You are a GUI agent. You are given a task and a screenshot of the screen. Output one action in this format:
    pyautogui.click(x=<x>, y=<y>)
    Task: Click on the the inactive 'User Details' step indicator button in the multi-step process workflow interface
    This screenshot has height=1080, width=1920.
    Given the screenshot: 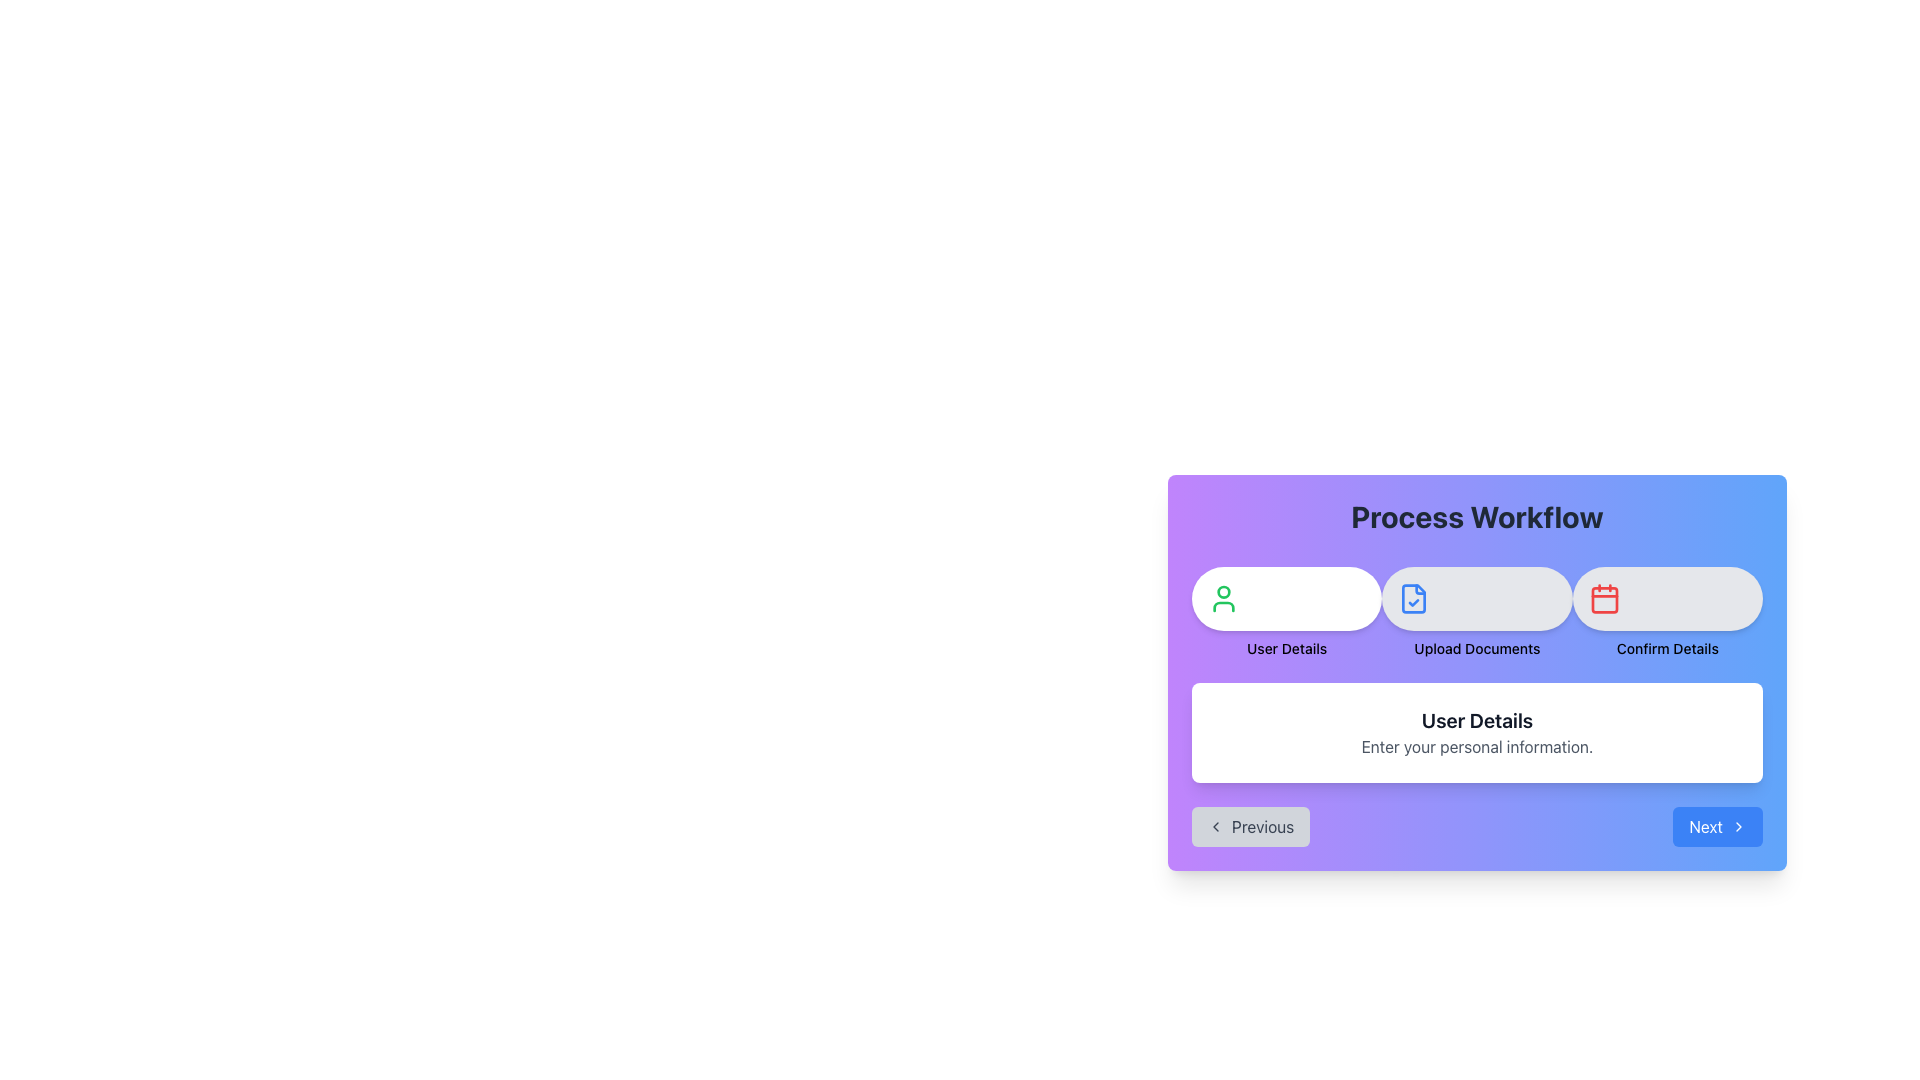 What is the action you would take?
    pyautogui.click(x=1287, y=612)
    